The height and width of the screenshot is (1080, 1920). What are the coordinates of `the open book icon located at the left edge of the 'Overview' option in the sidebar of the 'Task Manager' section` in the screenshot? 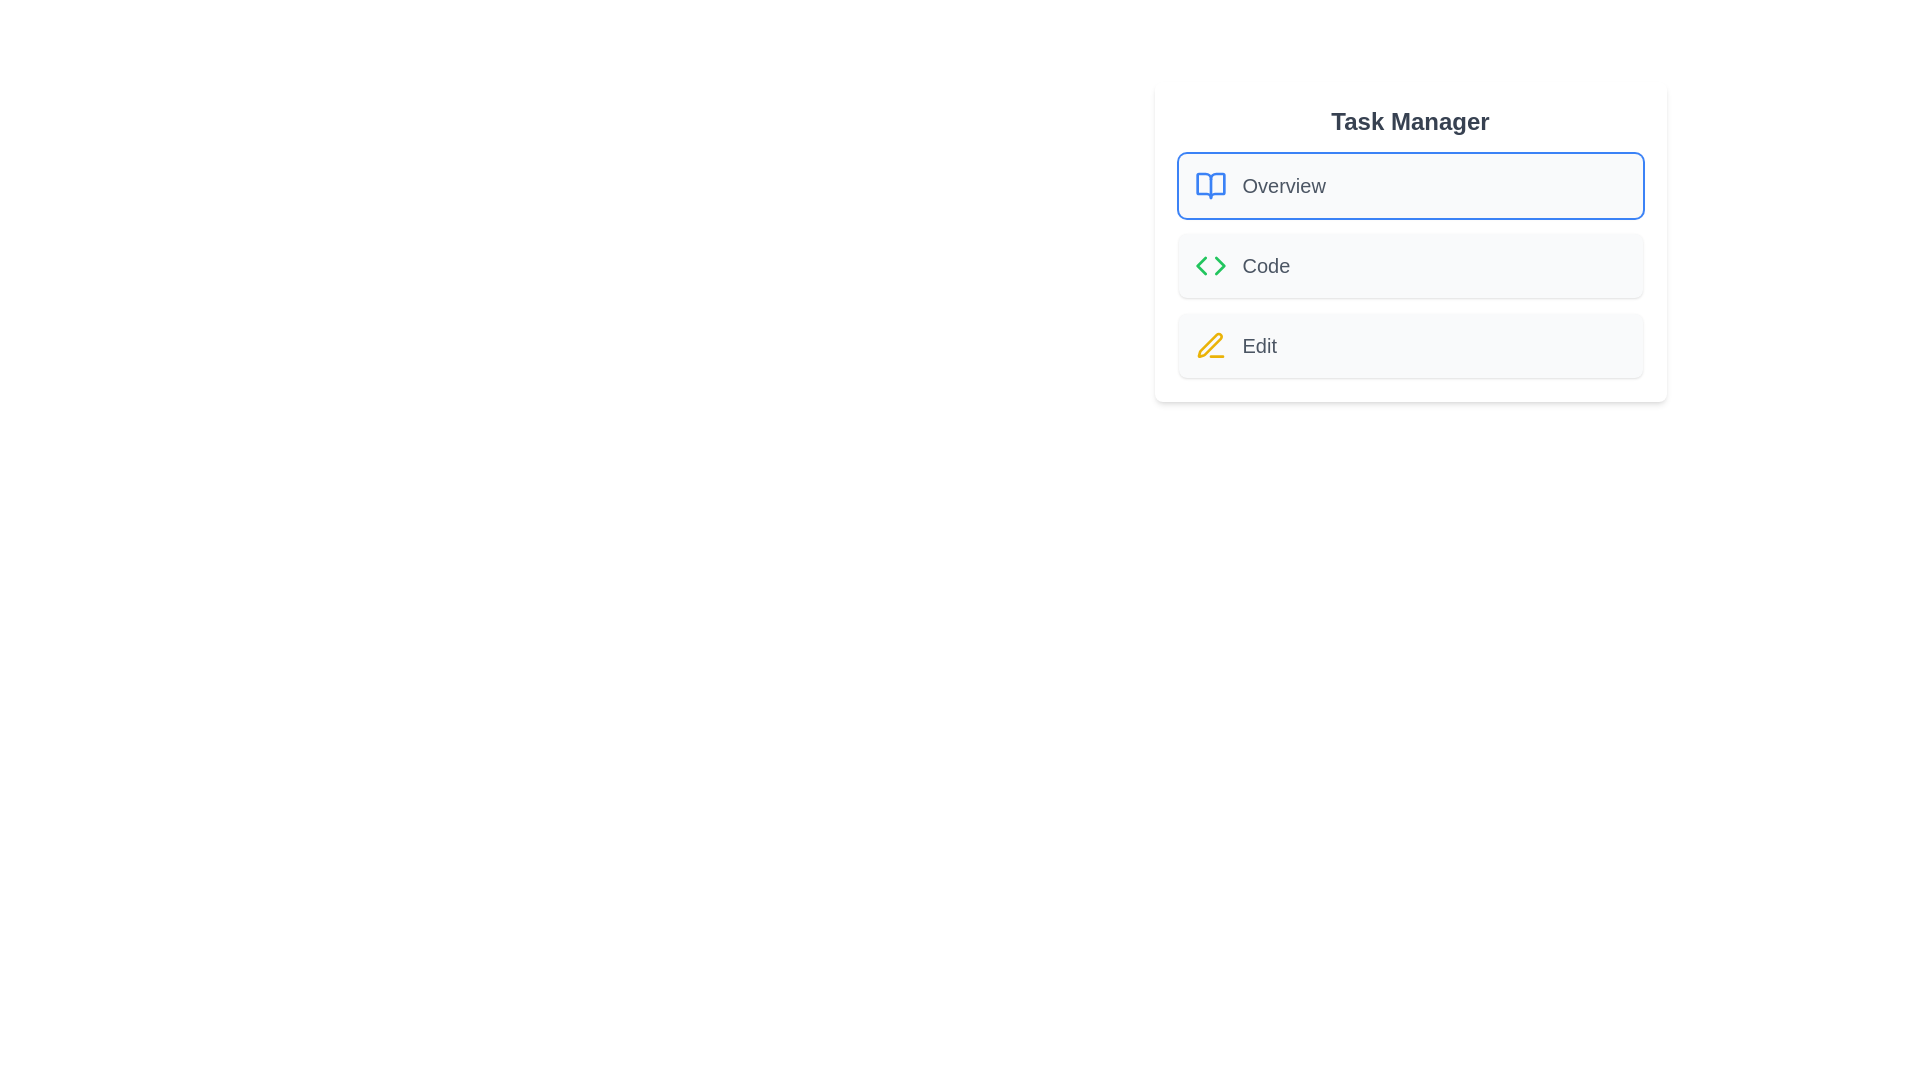 It's located at (1209, 185).